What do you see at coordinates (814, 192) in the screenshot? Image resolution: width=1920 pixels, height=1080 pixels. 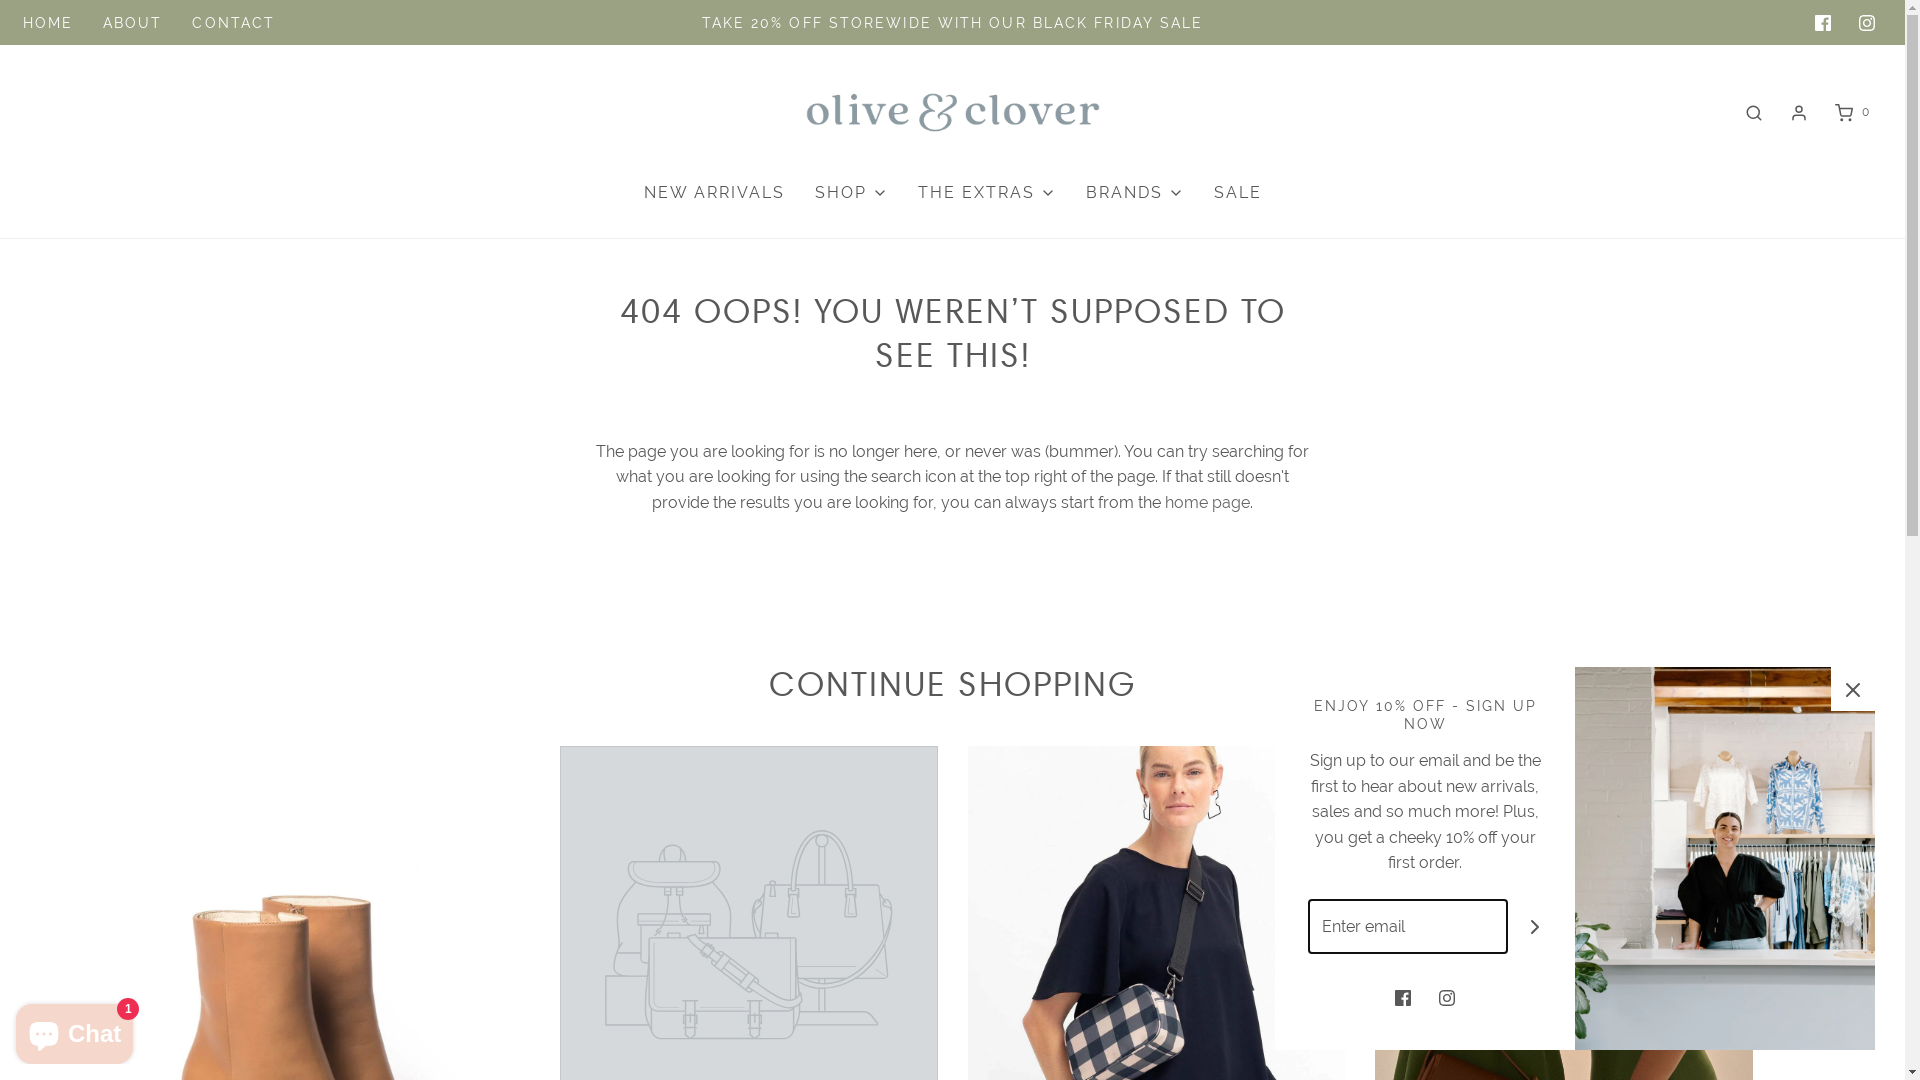 I see `'SHOP'` at bounding box center [814, 192].